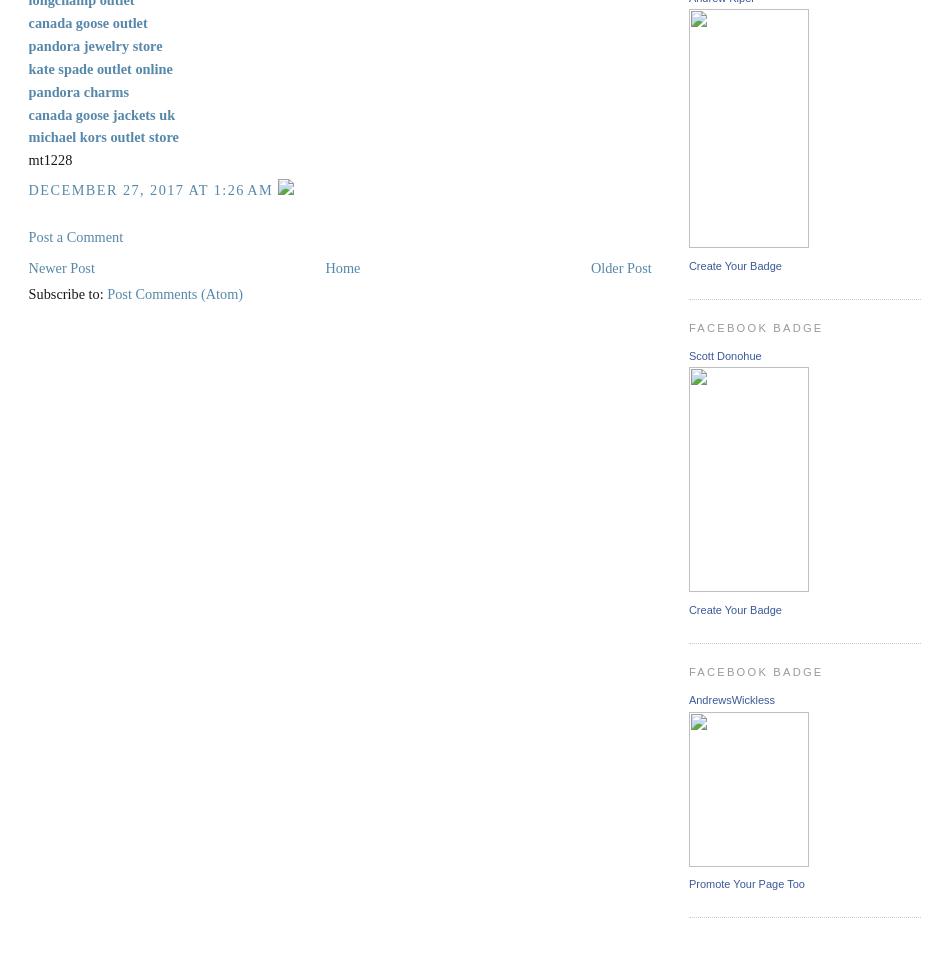  What do you see at coordinates (745, 882) in the screenshot?
I see `'Promote Your Page Too'` at bounding box center [745, 882].